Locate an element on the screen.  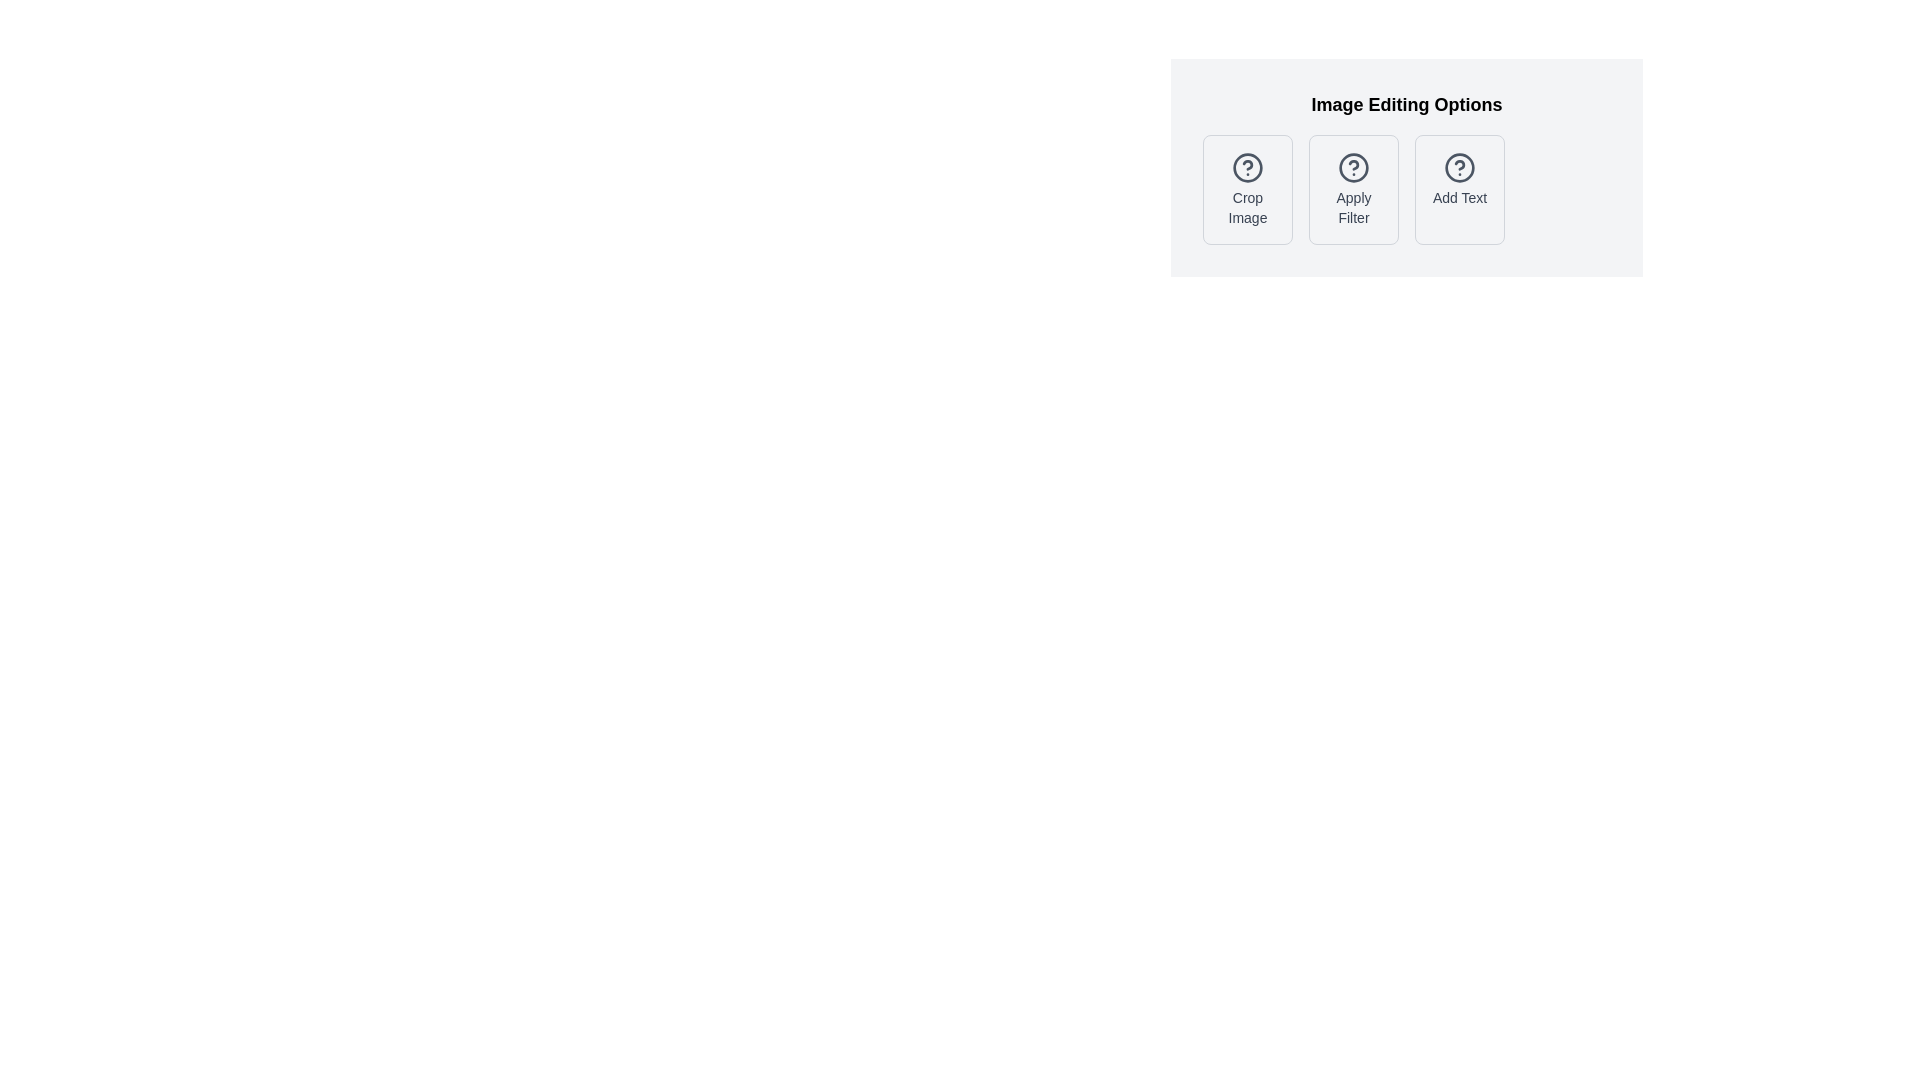
the innermost circular graphical element of the help icon in the 'Image Editing Options' group, which is the second element in the horizontal sequence of three options is located at coordinates (1353, 167).